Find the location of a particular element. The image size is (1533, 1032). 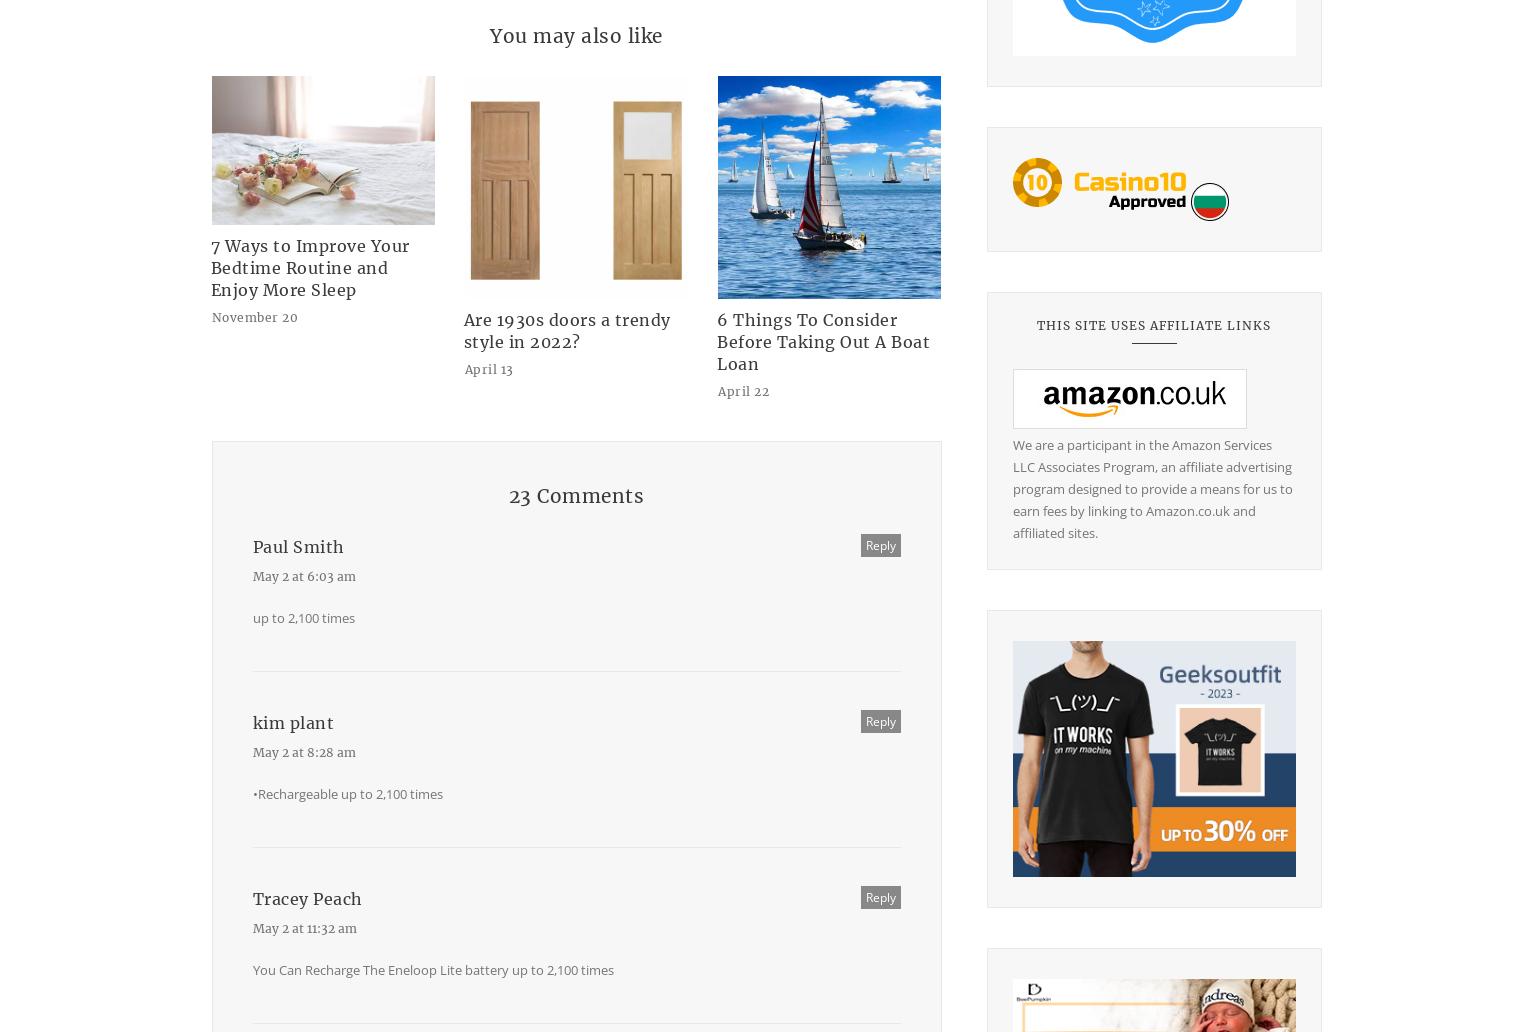

'May 2 at 6:03 am' is located at coordinates (303, 576).